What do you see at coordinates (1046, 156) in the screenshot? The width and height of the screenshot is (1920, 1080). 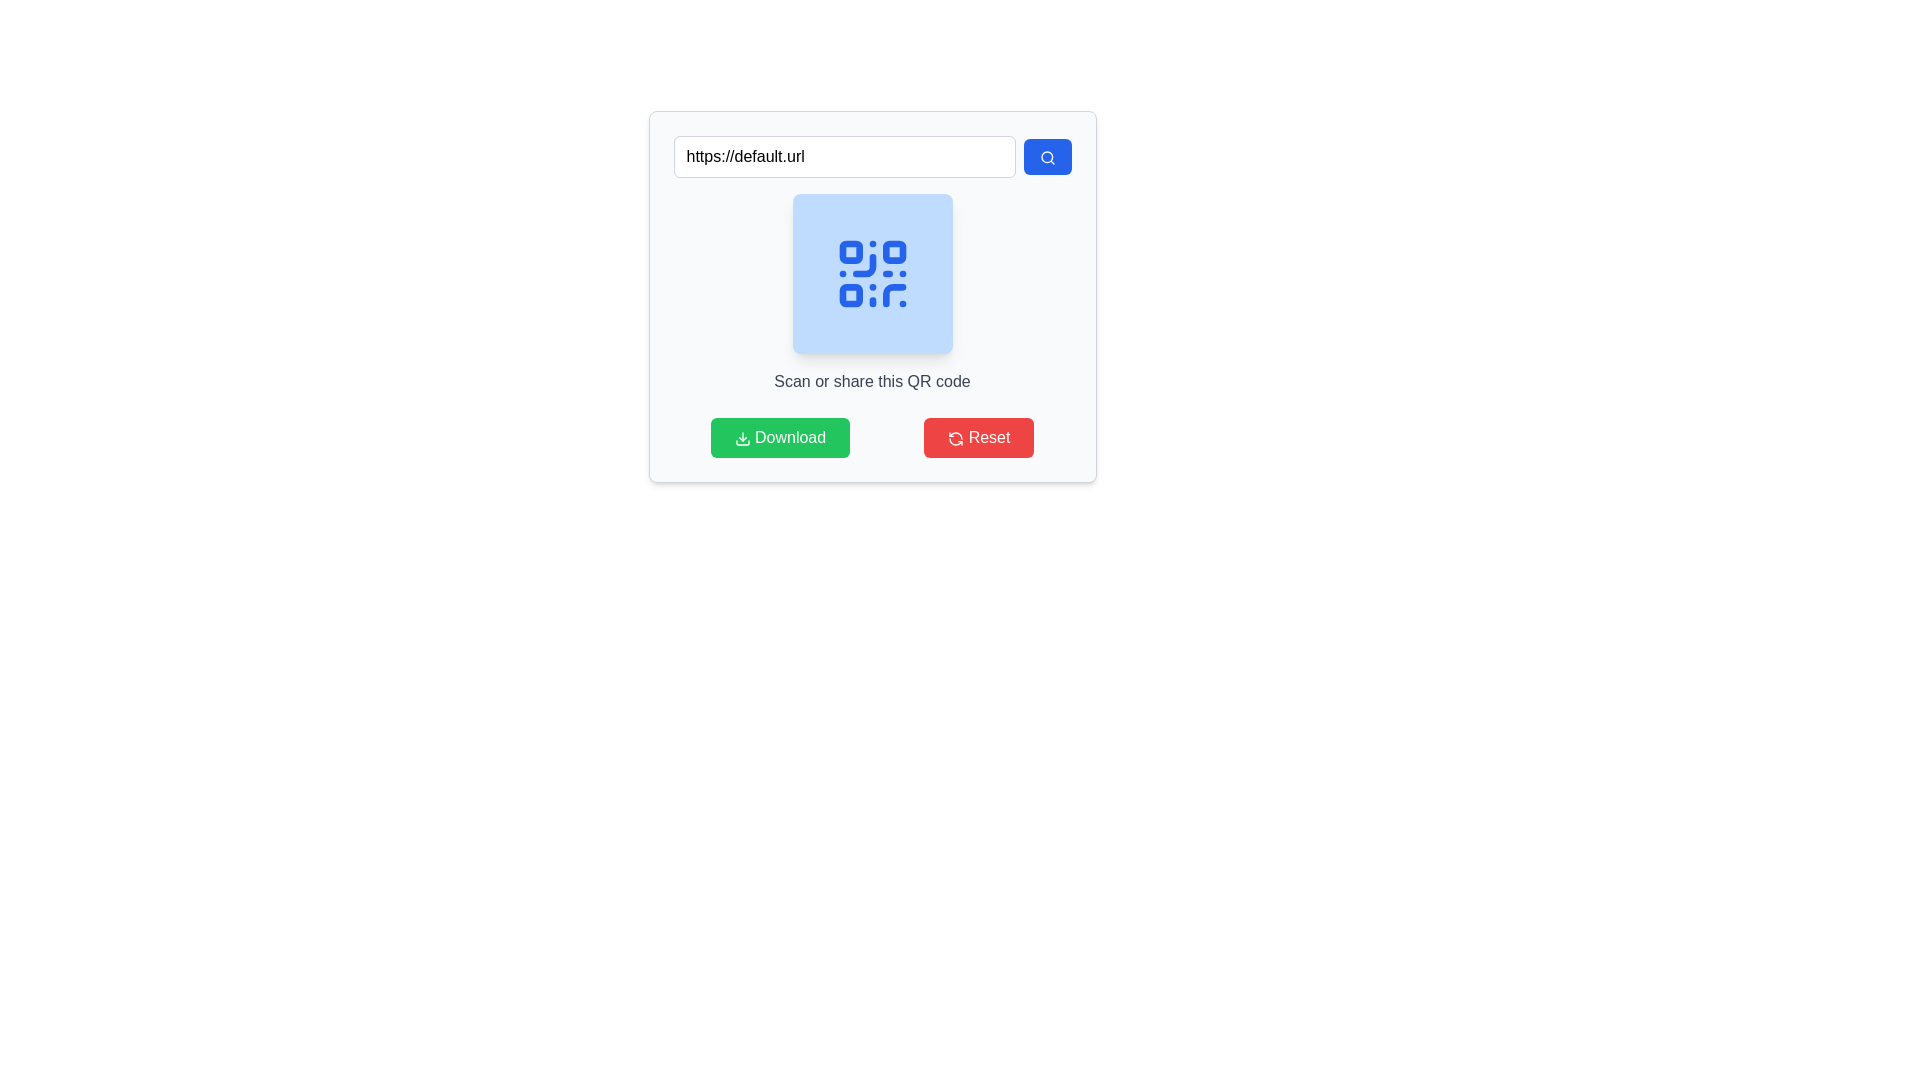 I see `the small rectangular button with rounded corners and a blue background, which features a white magnifying glass icon` at bounding box center [1046, 156].